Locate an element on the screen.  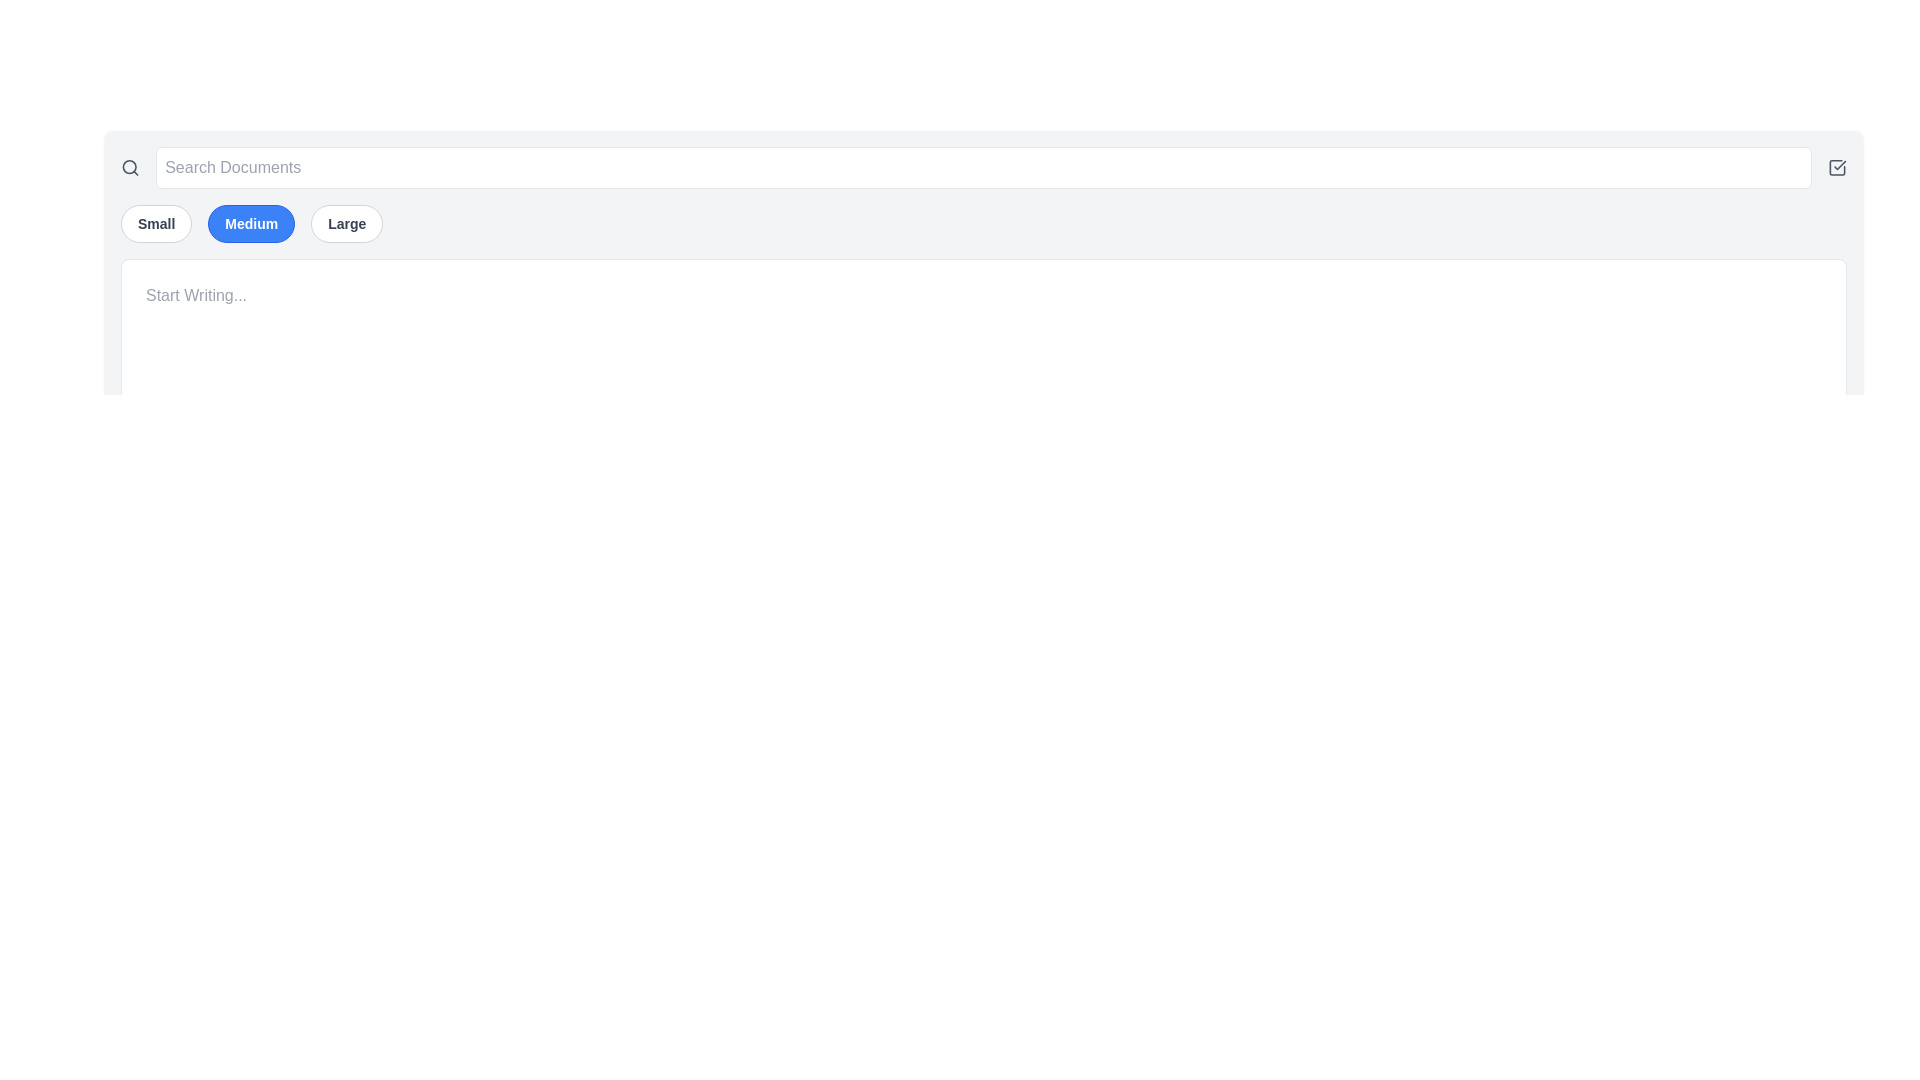
the 'Medium' size selector button located between the 'Small' and 'Large' buttons is located at coordinates (250, 223).